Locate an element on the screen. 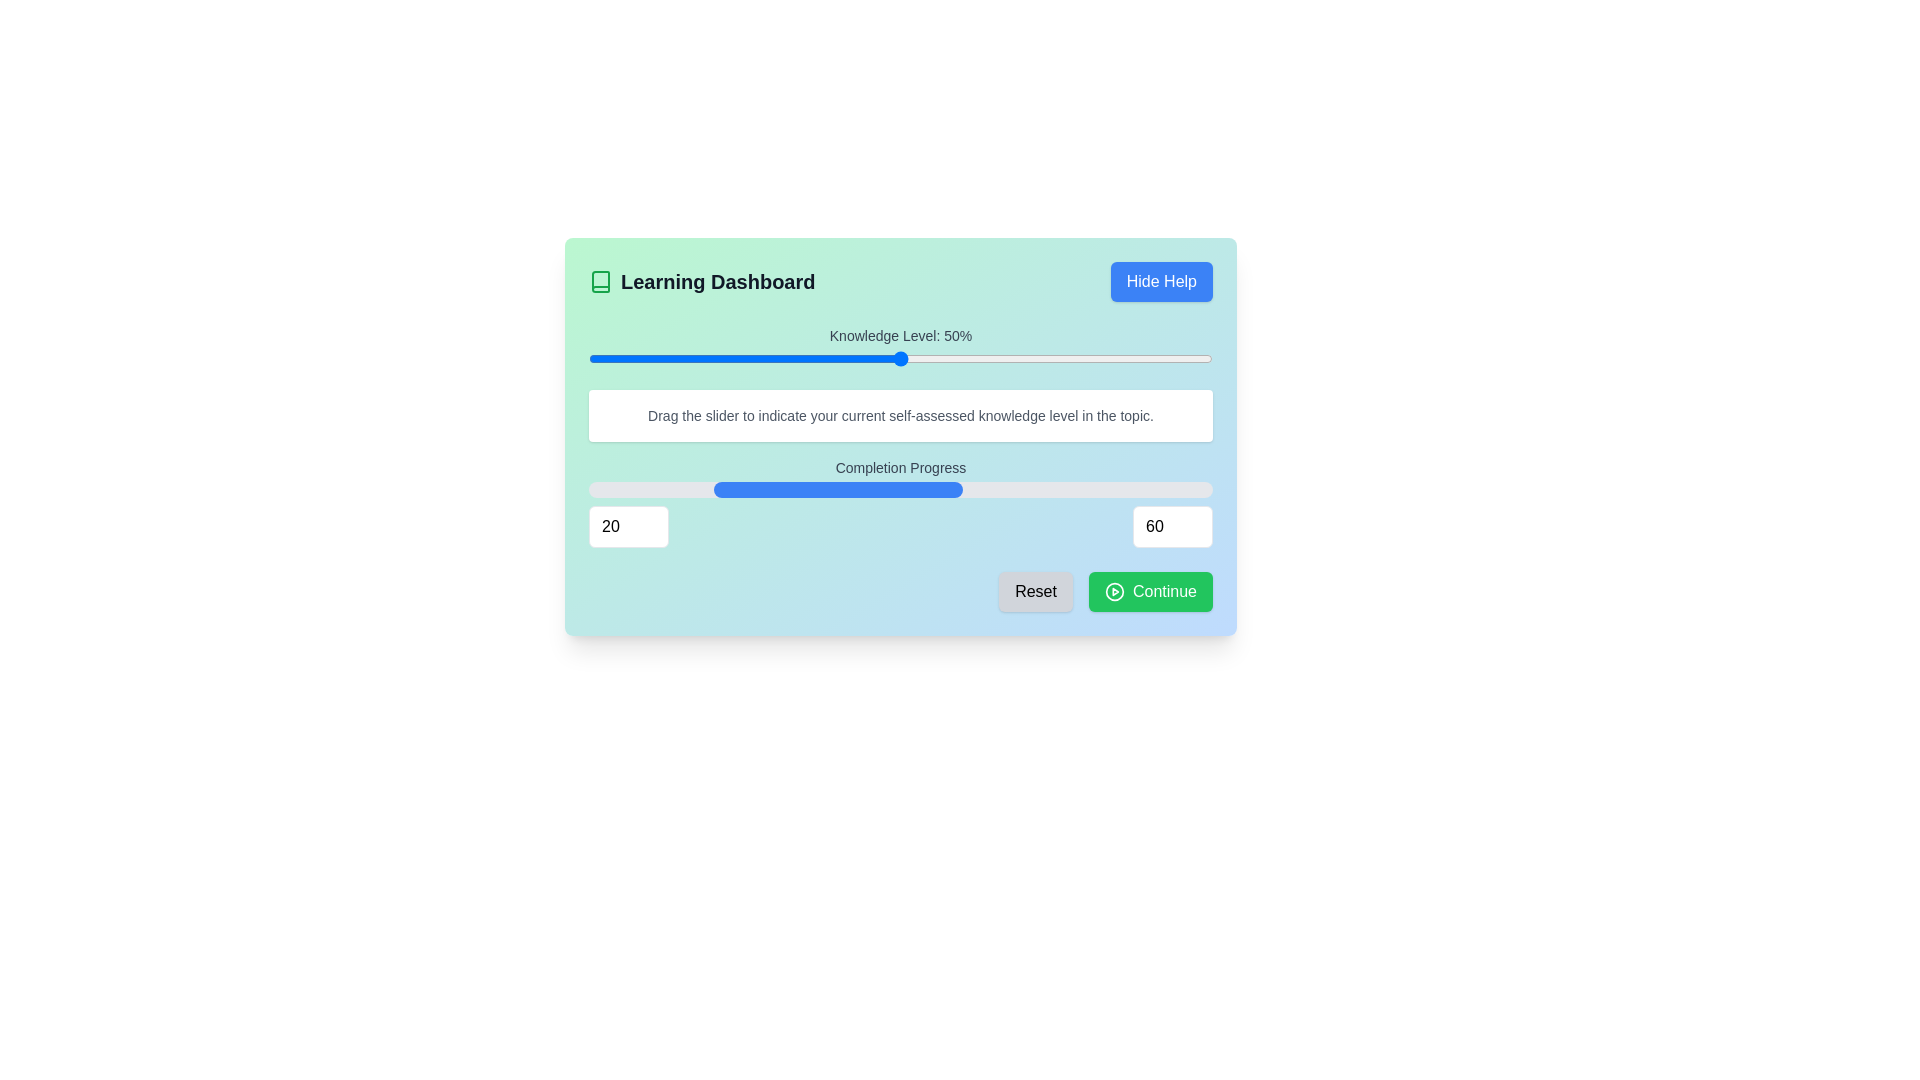 This screenshot has width=1920, height=1080. the static text label that reads 'Knowledge Level: 50%', which is positioned centrally above a graphical slider component in the Learning Dashboard interface is located at coordinates (900, 334).